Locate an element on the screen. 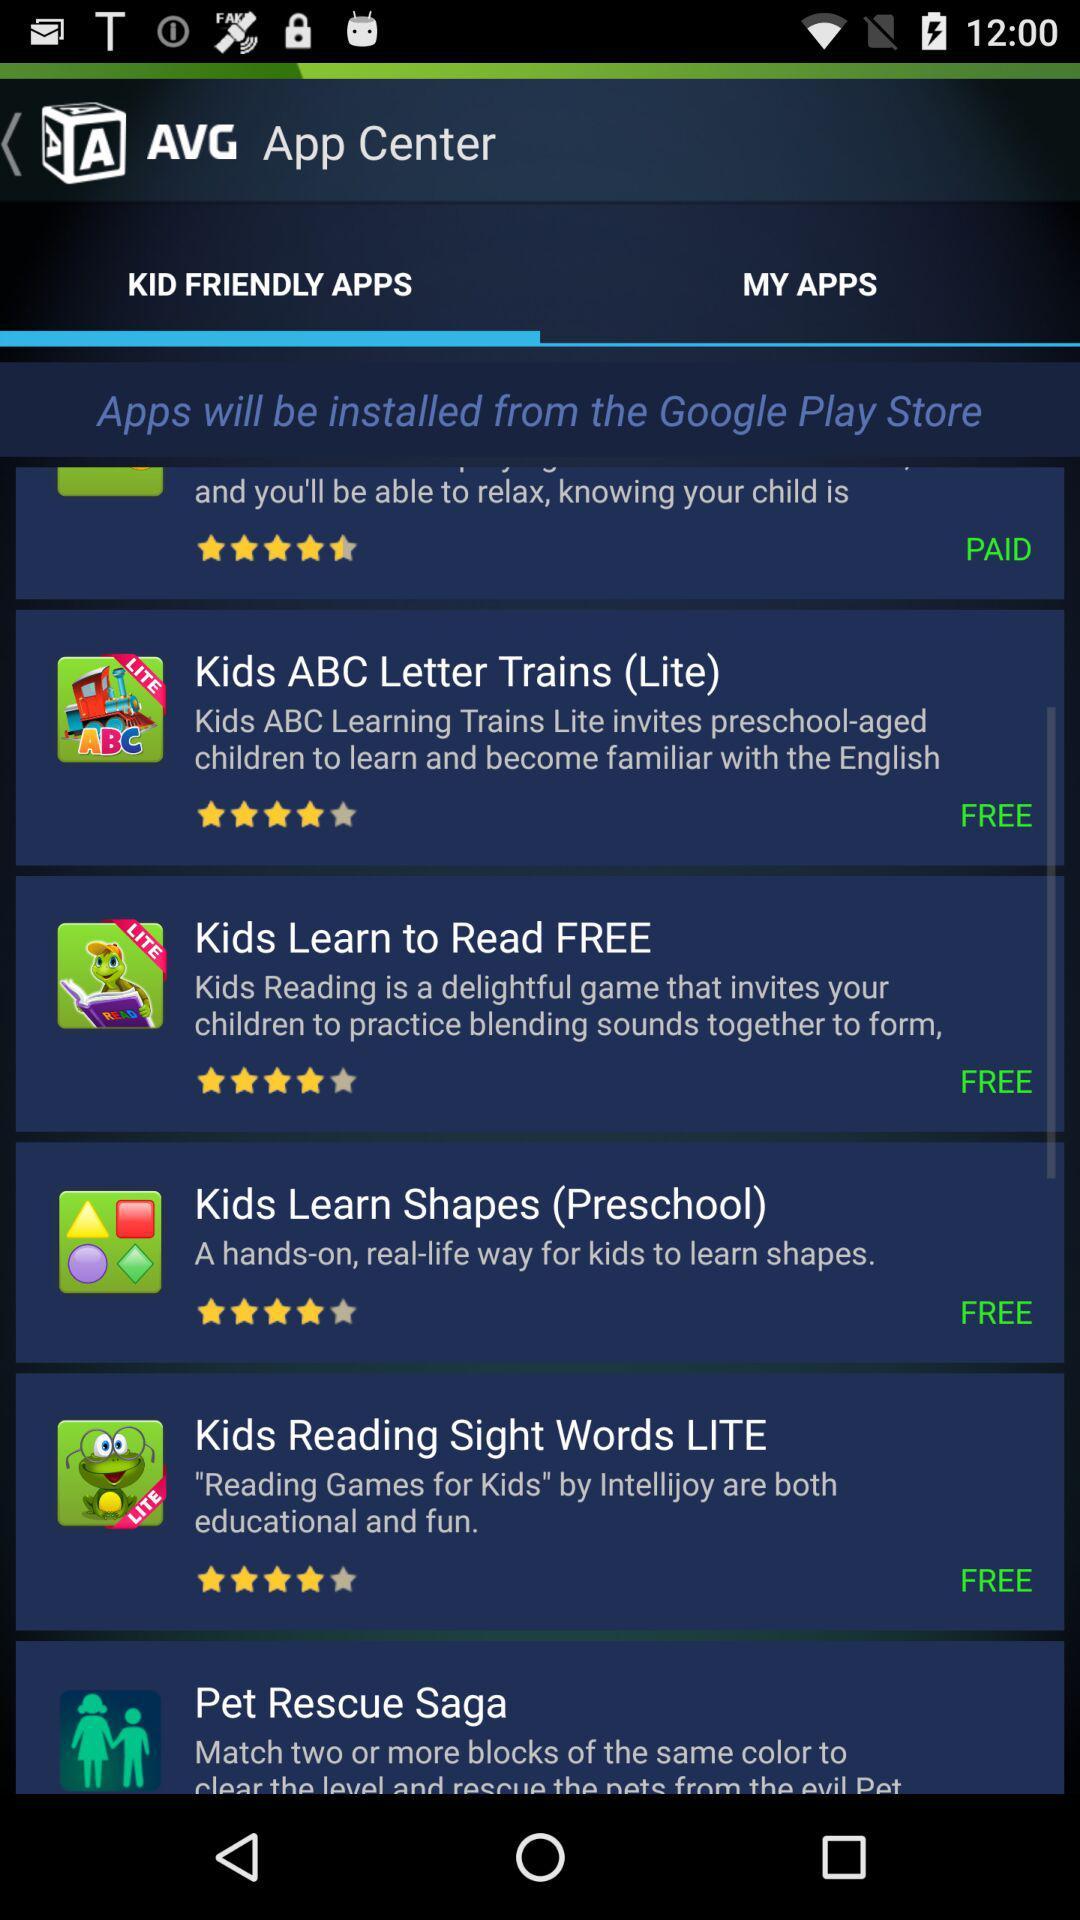 Image resolution: width=1080 pixels, height=1920 pixels. reading games for item is located at coordinates (612, 1501).